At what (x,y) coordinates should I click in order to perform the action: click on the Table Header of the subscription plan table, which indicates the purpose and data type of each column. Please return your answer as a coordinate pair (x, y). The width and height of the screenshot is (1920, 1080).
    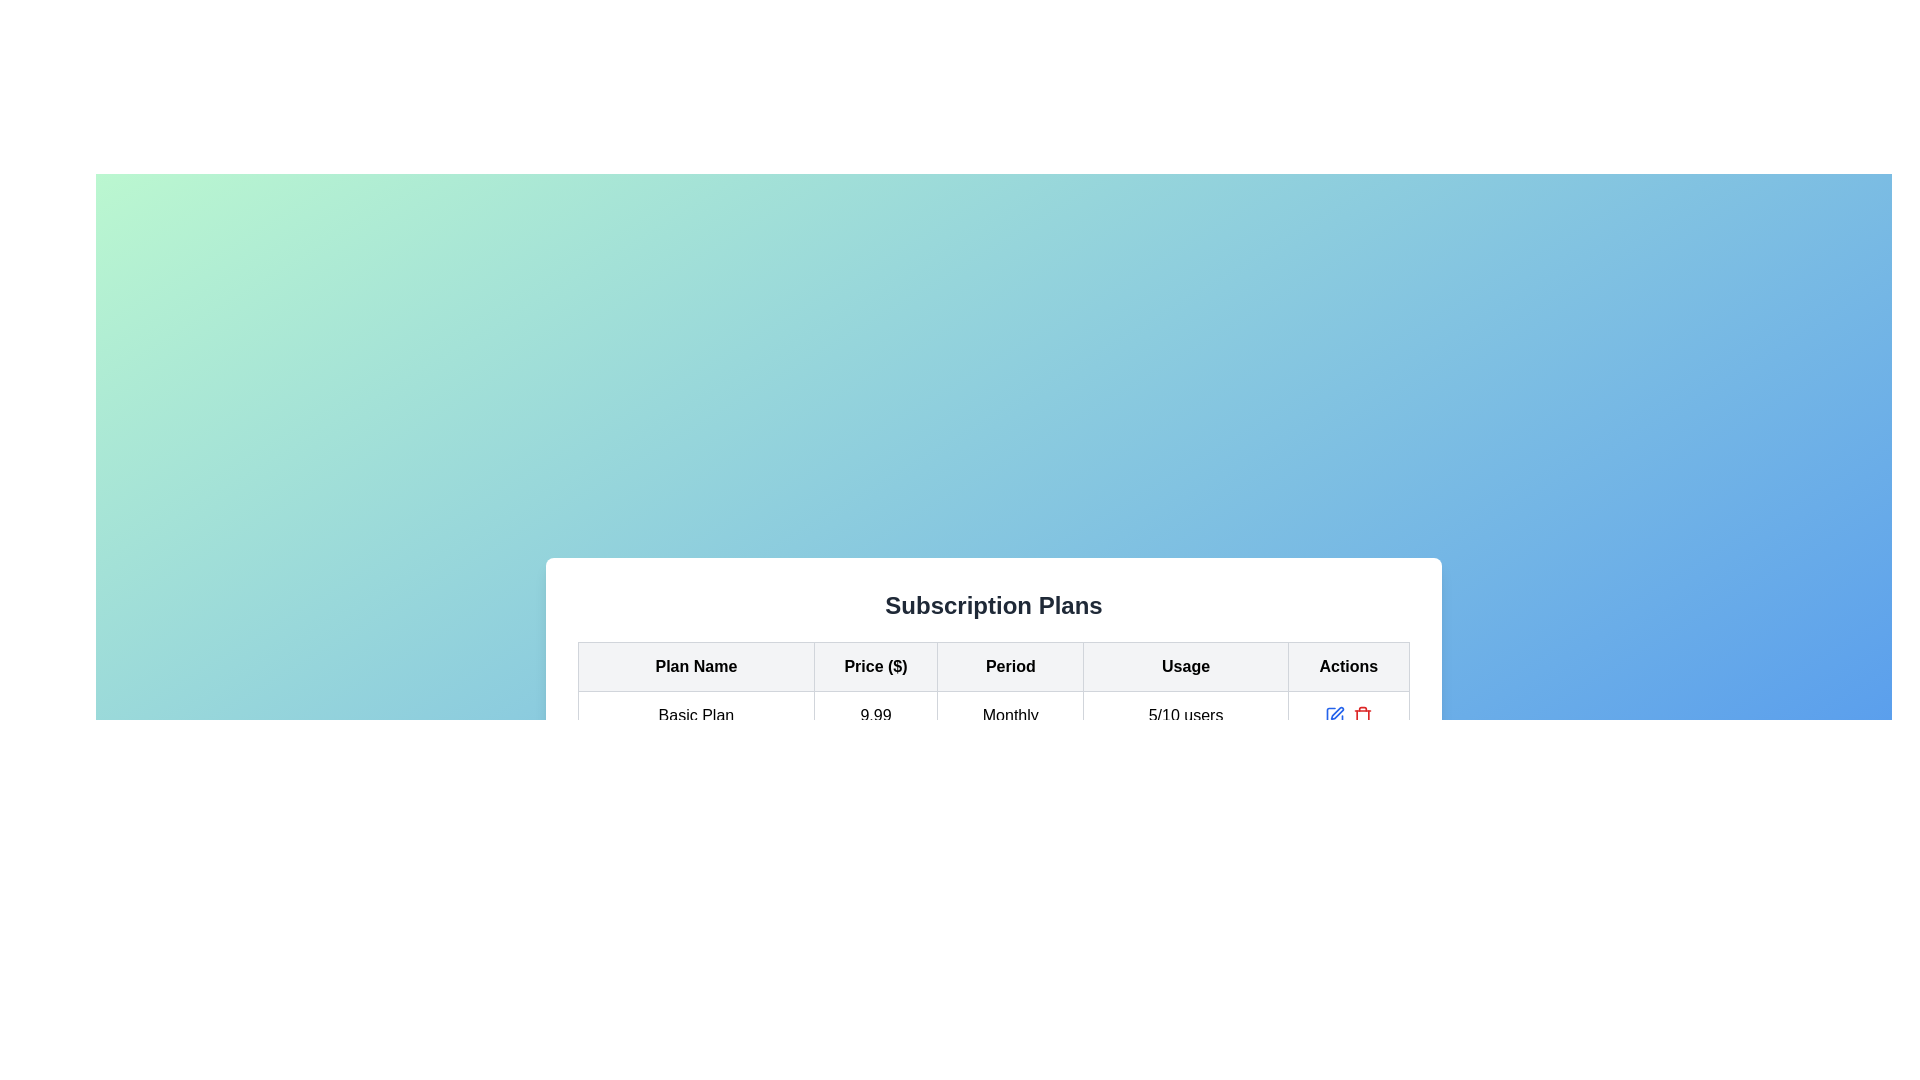
    Looking at the image, I should click on (993, 666).